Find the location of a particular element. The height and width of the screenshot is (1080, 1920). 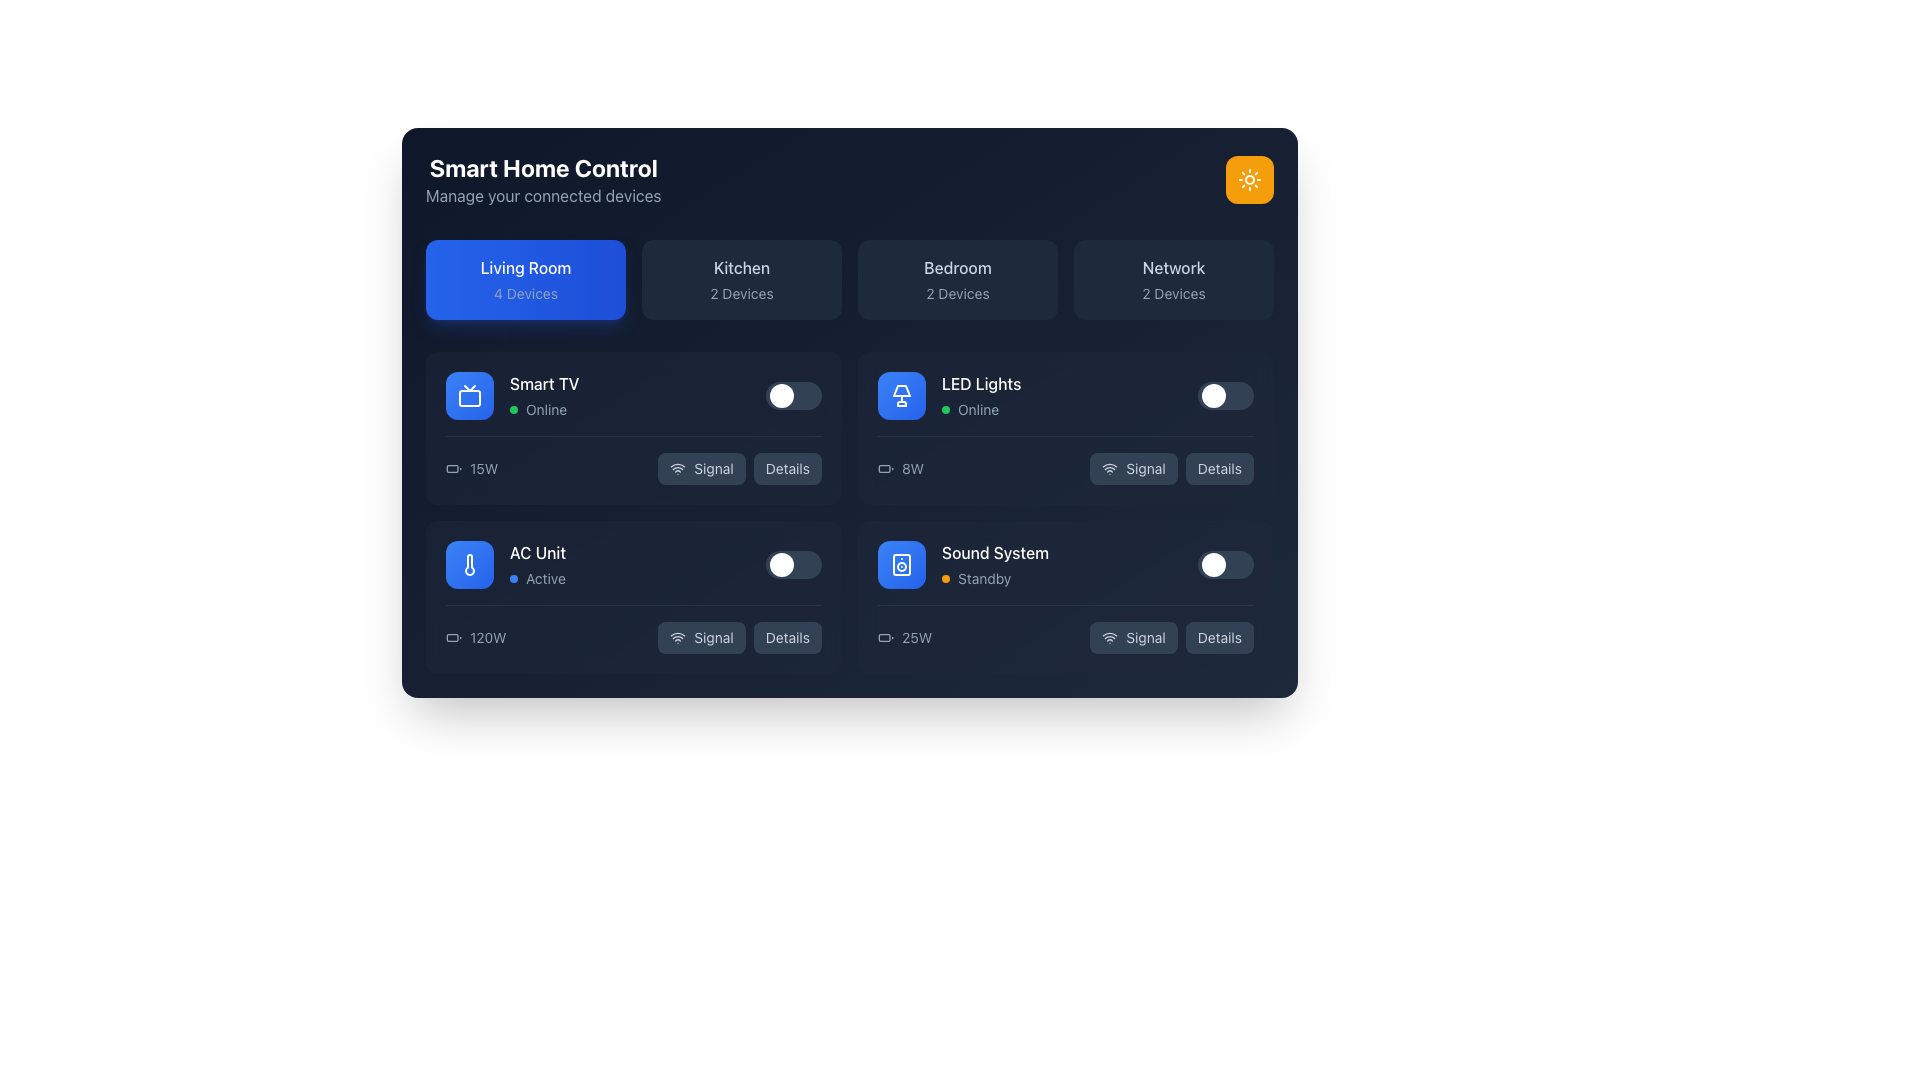

informational card about the AC Unit, which is located in the middle-left of the interface, below the 'Smart TV' card and above the power consumption text '120W' is located at coordinates (506, 564).